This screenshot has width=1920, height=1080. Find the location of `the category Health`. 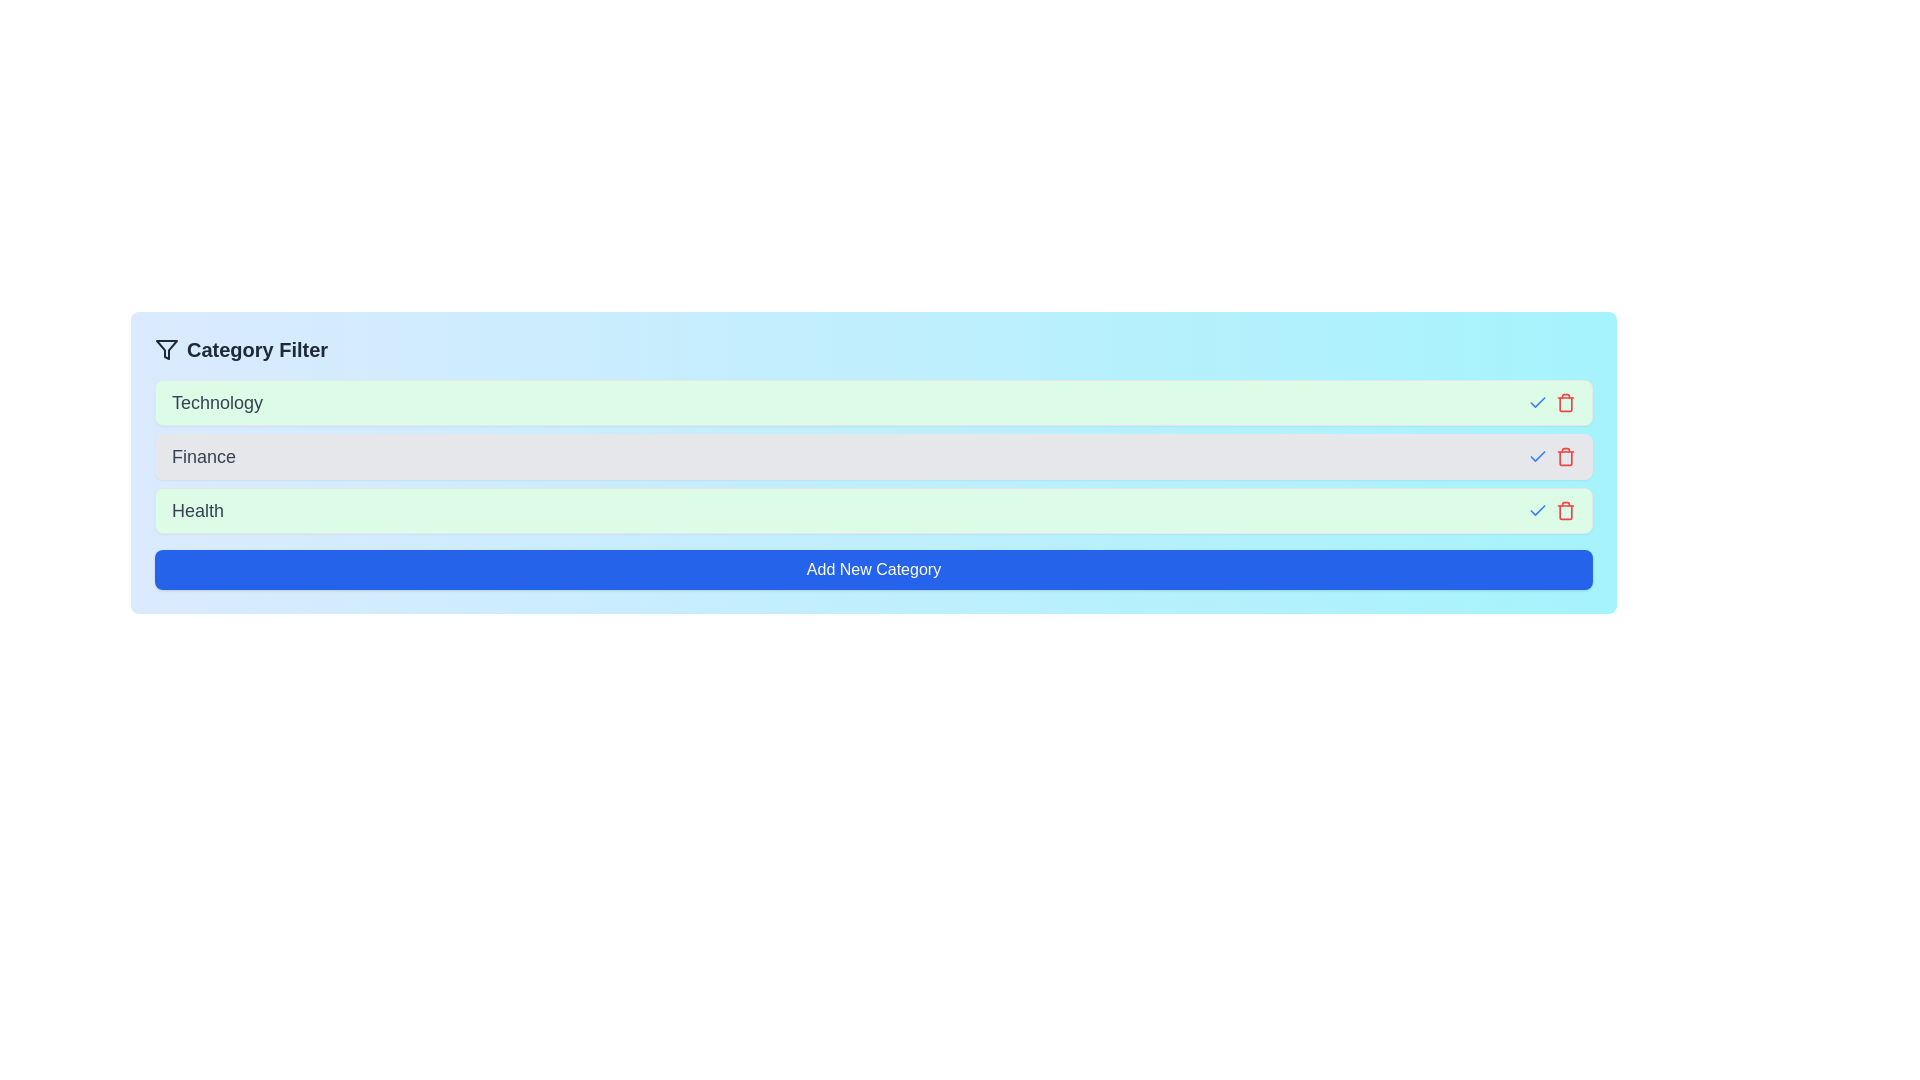

the category Health is located at coordinates (1536, 509).